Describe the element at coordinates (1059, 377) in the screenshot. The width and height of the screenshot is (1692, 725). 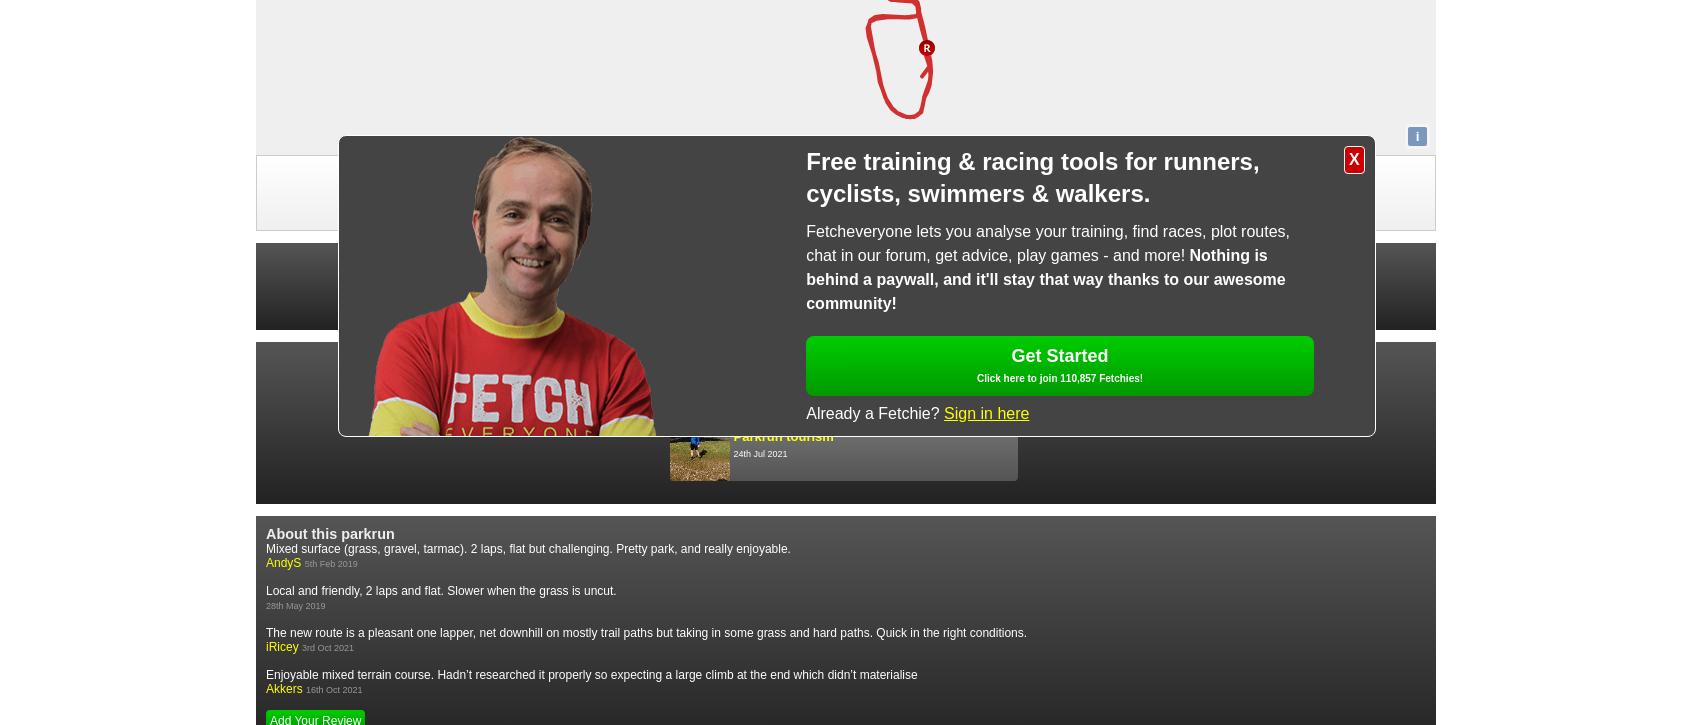
I see `'Click here to join 110,857 Fetchies!'` at that location.